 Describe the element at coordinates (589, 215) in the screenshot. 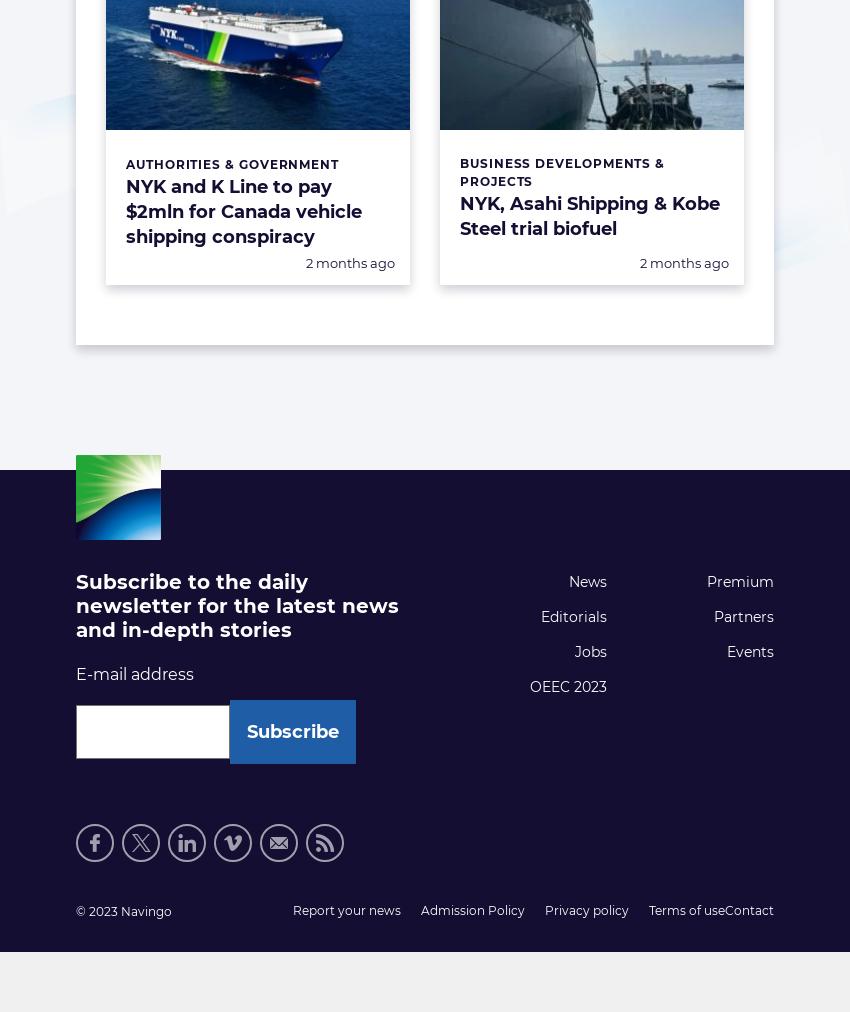

I see `'NYK, Asahi Shipping & Kobe Steel trial biofuel'` at that location.